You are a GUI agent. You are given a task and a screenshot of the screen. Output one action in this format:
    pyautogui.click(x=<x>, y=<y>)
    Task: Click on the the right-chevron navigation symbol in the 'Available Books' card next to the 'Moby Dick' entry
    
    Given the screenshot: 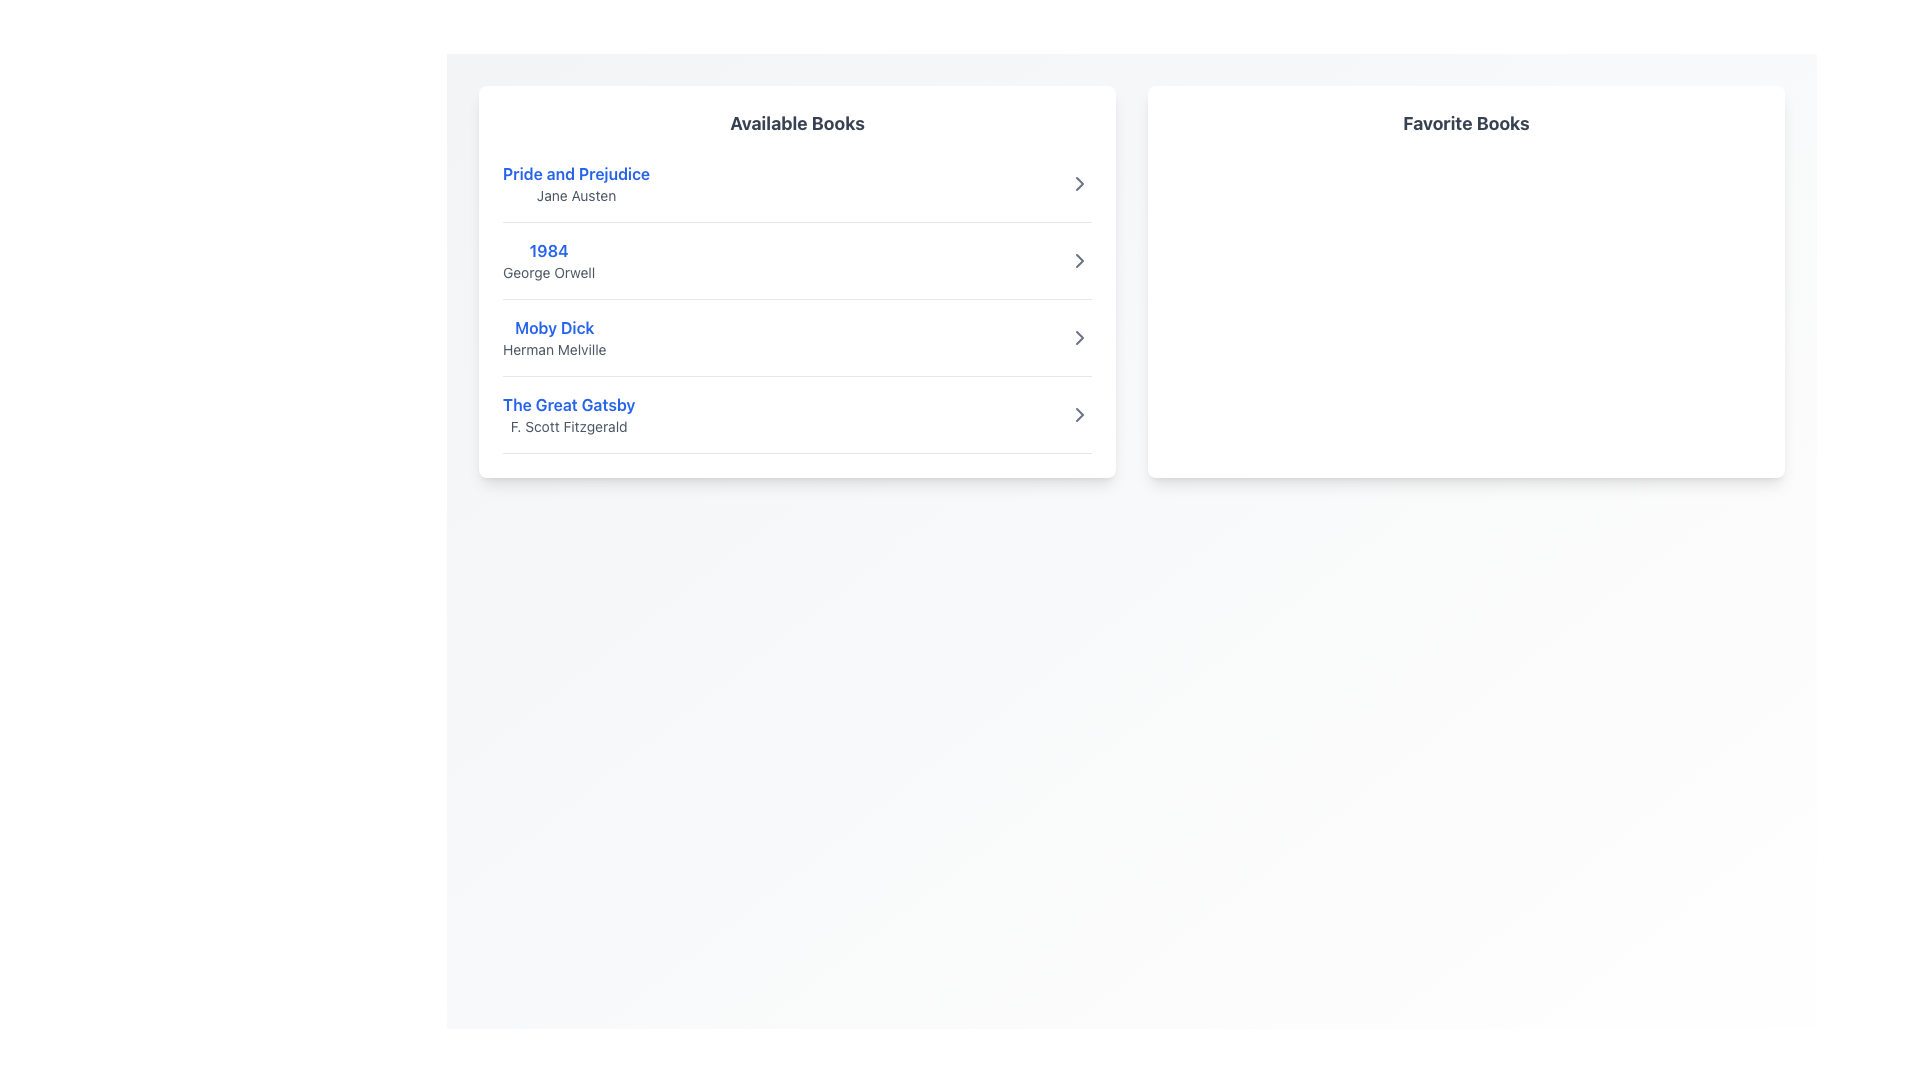 What is the action you would take?
    pyautogui.click(x=1079, y=337)
    